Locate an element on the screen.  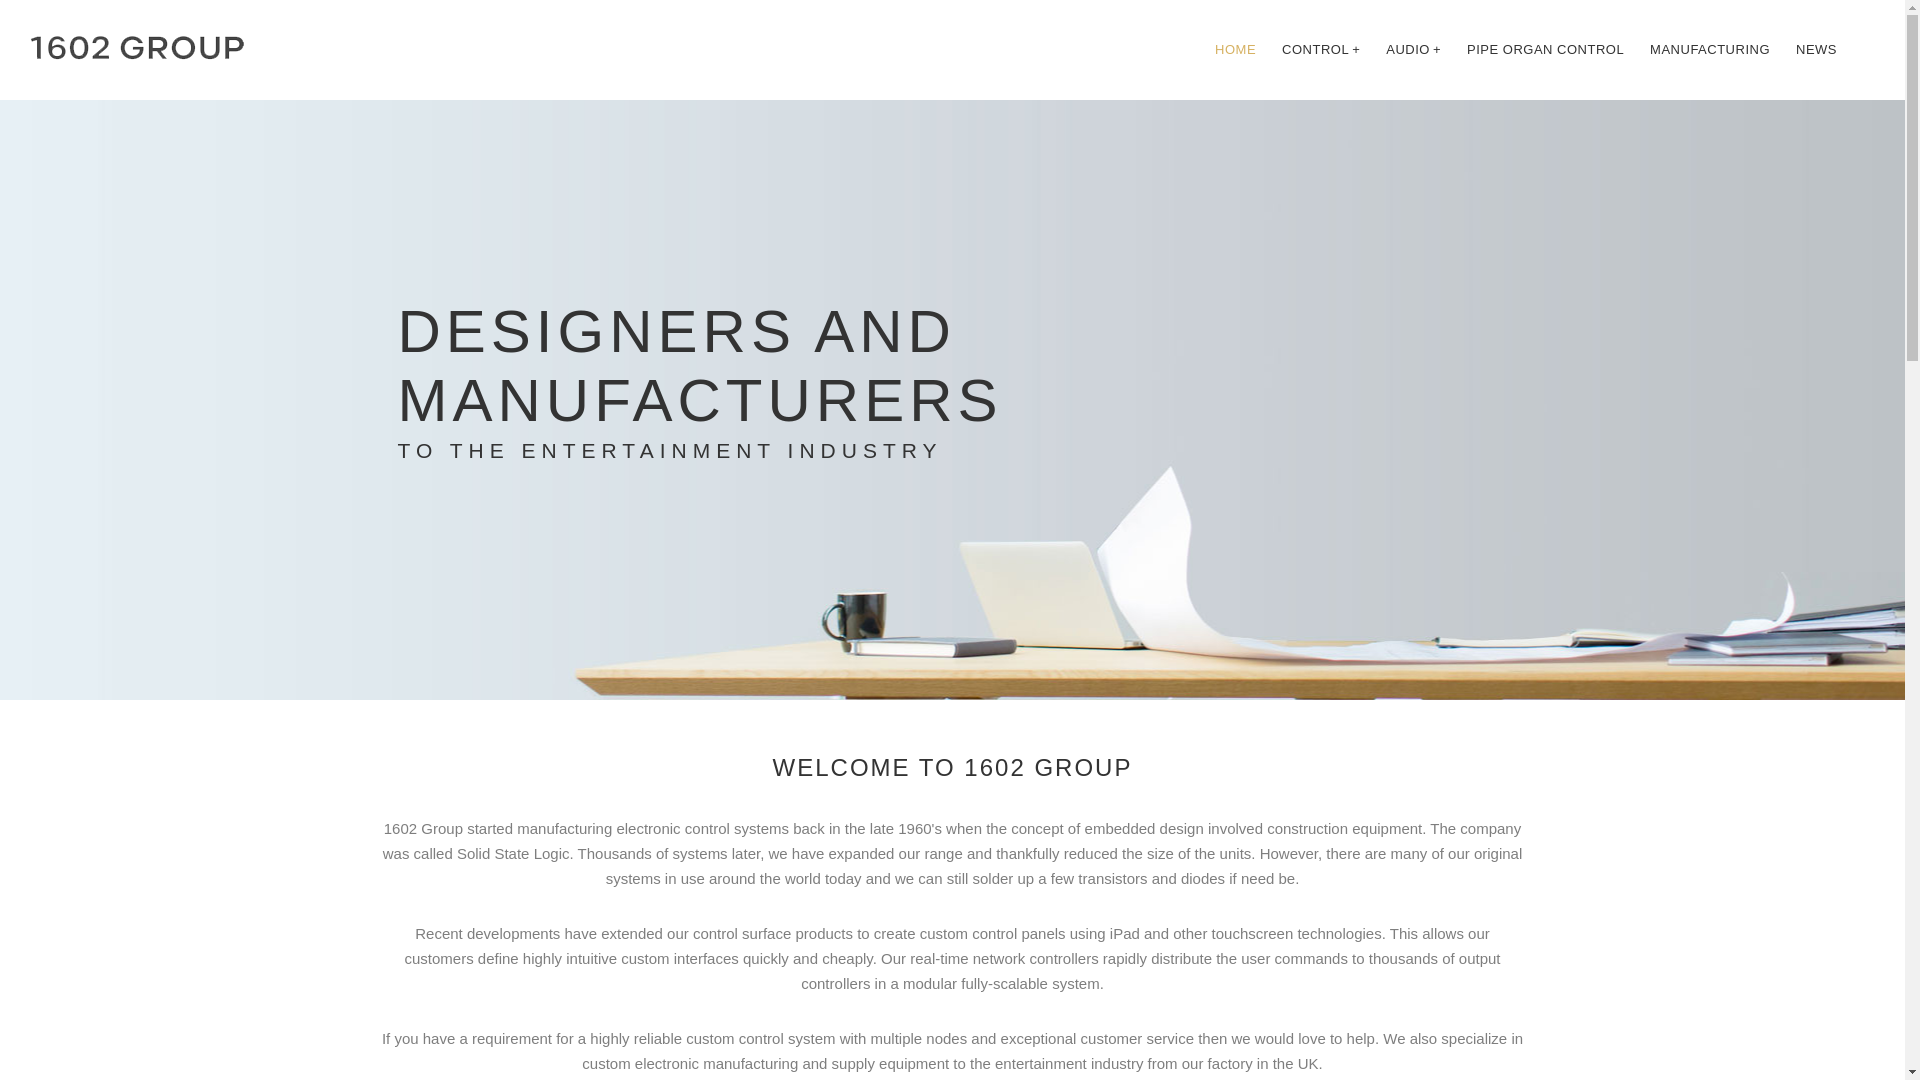
'MANUFACTURING' is located at coordinates (1708, 49).